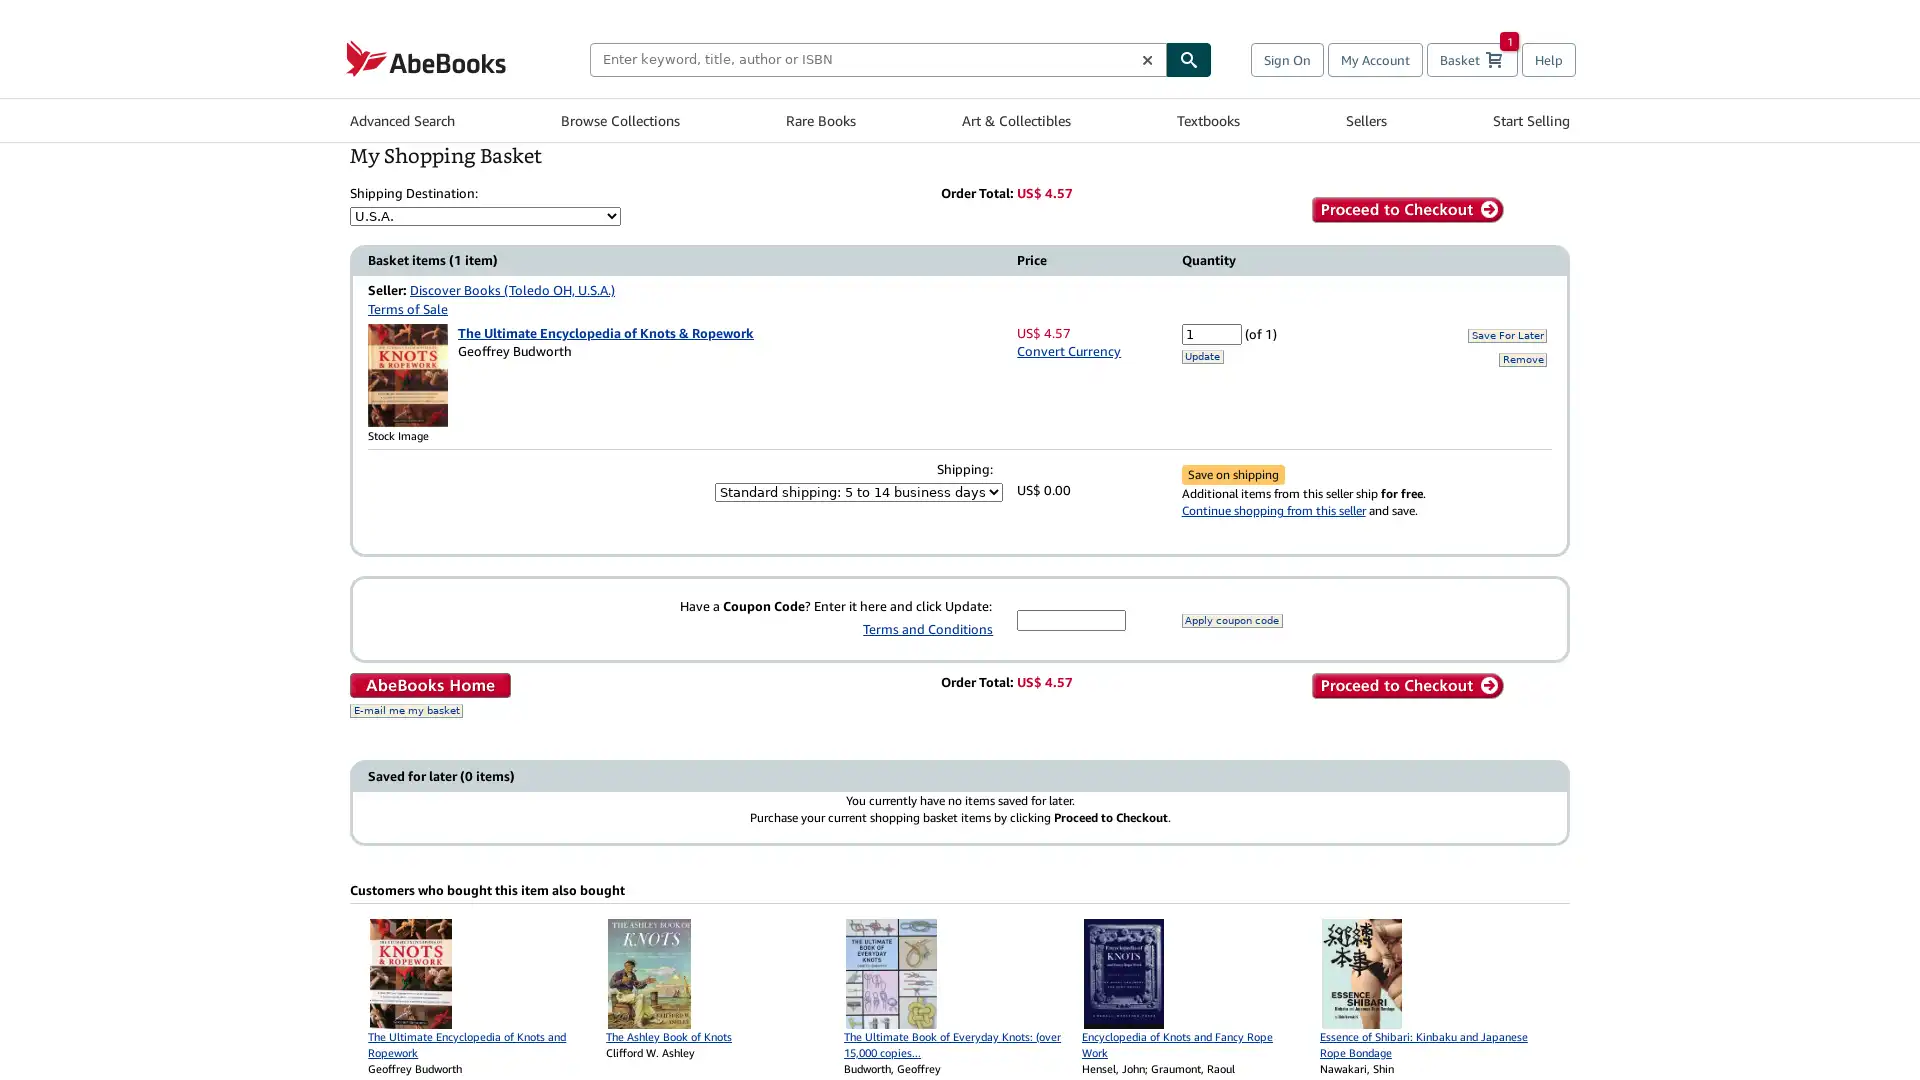  Describe the element at coordinates (1405, 209) in the screenshot. I see `Proceed to Checkout` at that location.